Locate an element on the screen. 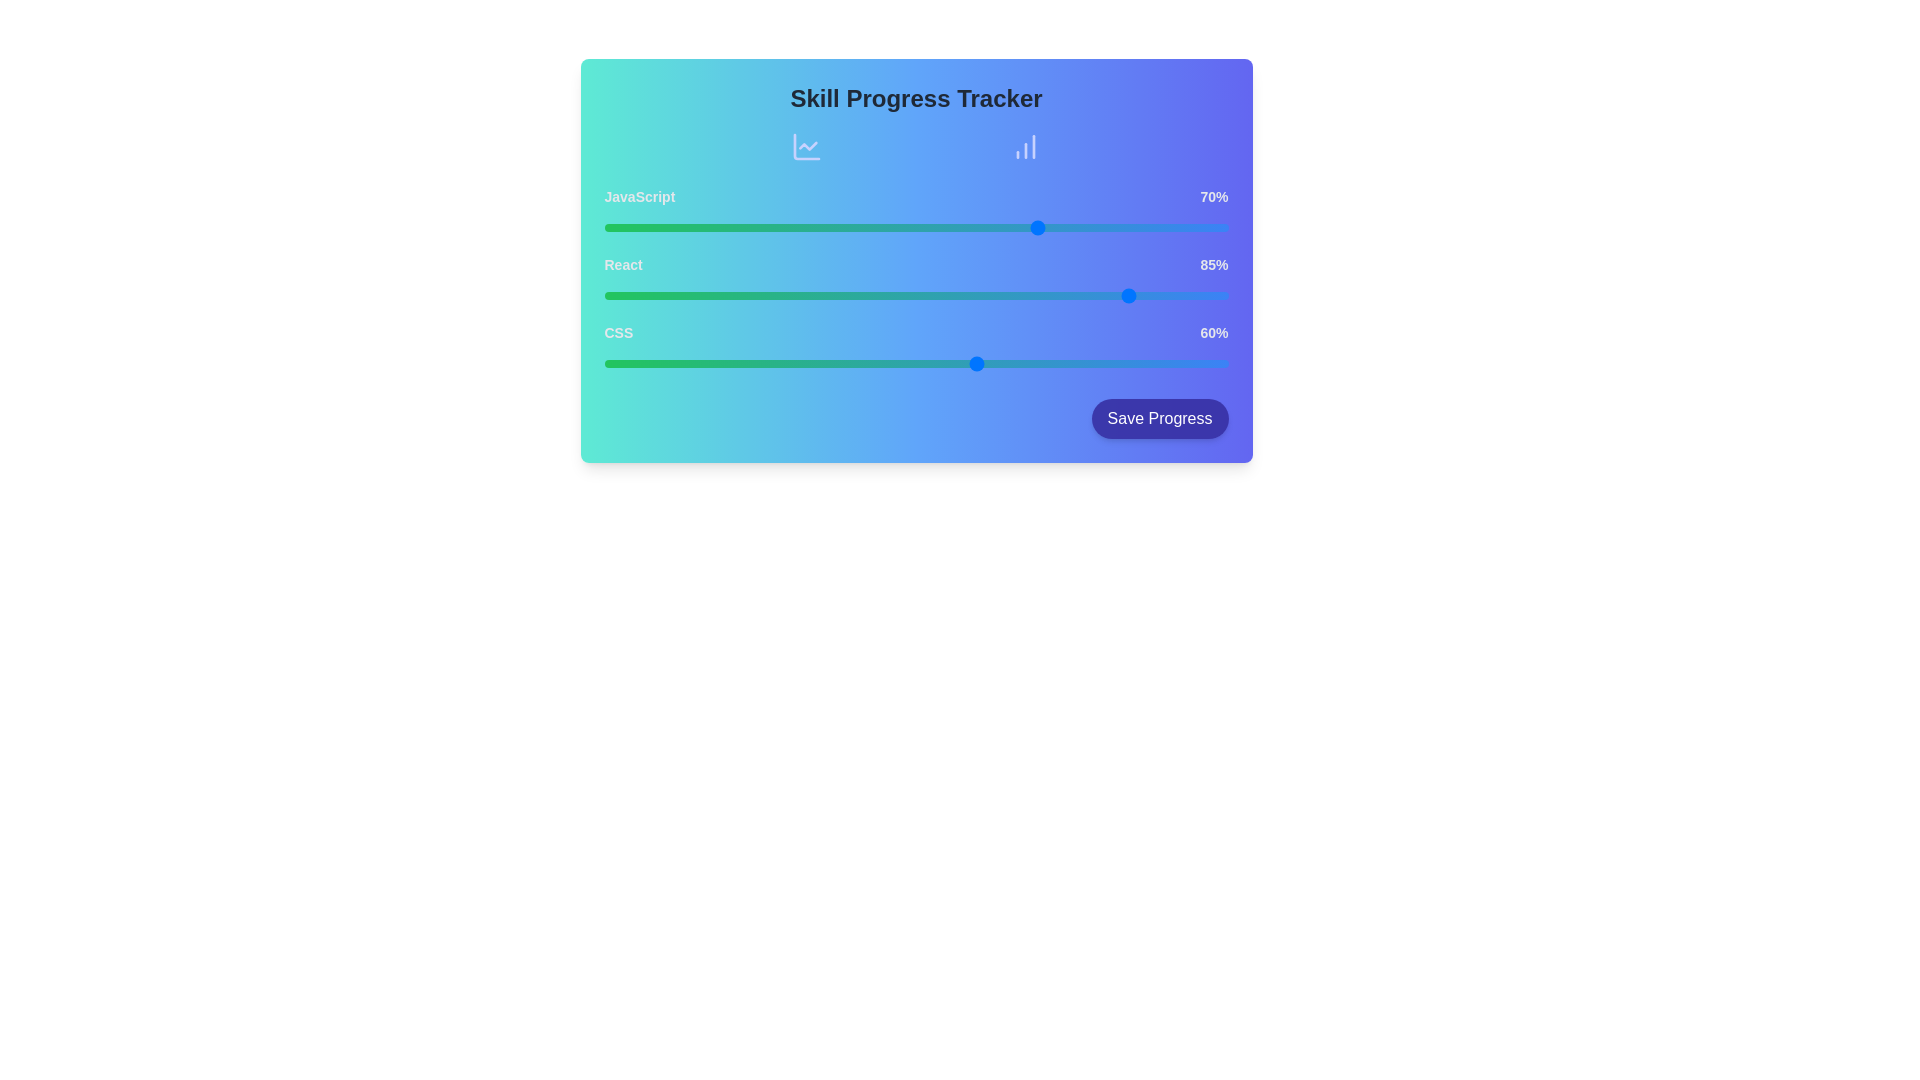 The width and height of the screenshot is (1920, 1080). the chart icon corresponding to line_chart is located at coordinates (807, 145).